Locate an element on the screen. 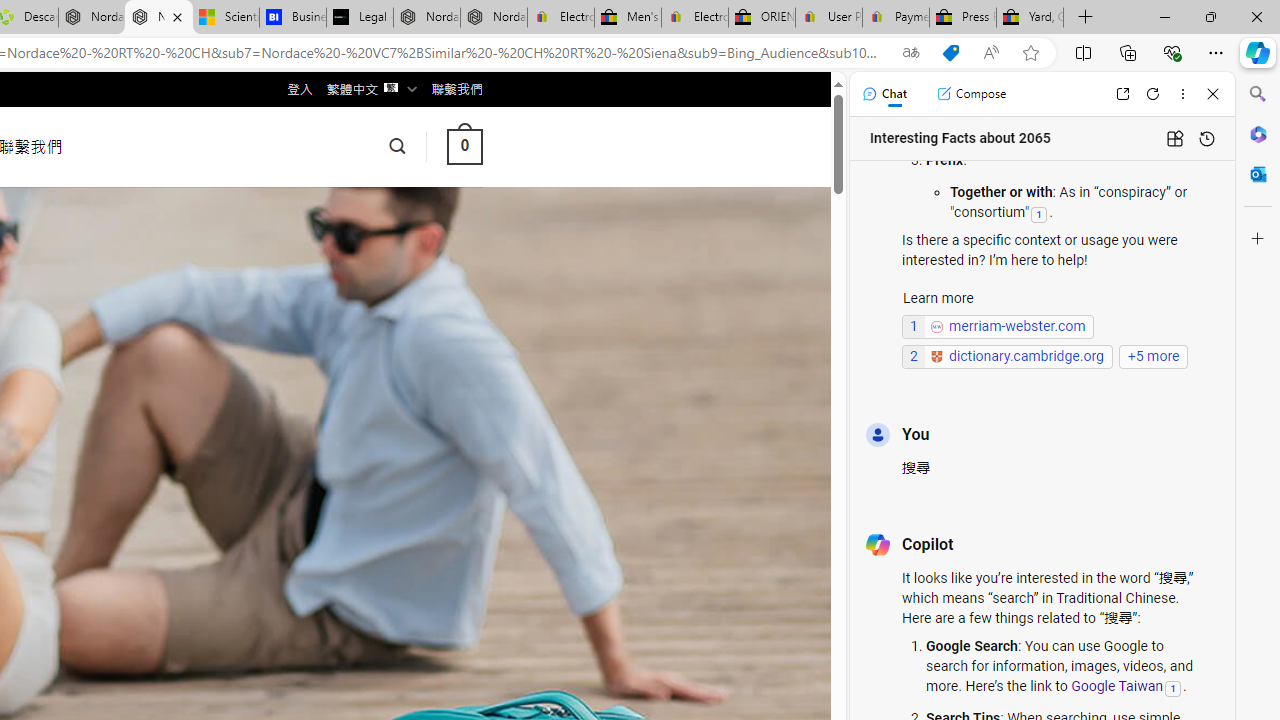 The height and width of the screenshot is (720, 1280). 'This site has coupons! Shopping in Microsoft Edge' is located at coordinates (950, 52).